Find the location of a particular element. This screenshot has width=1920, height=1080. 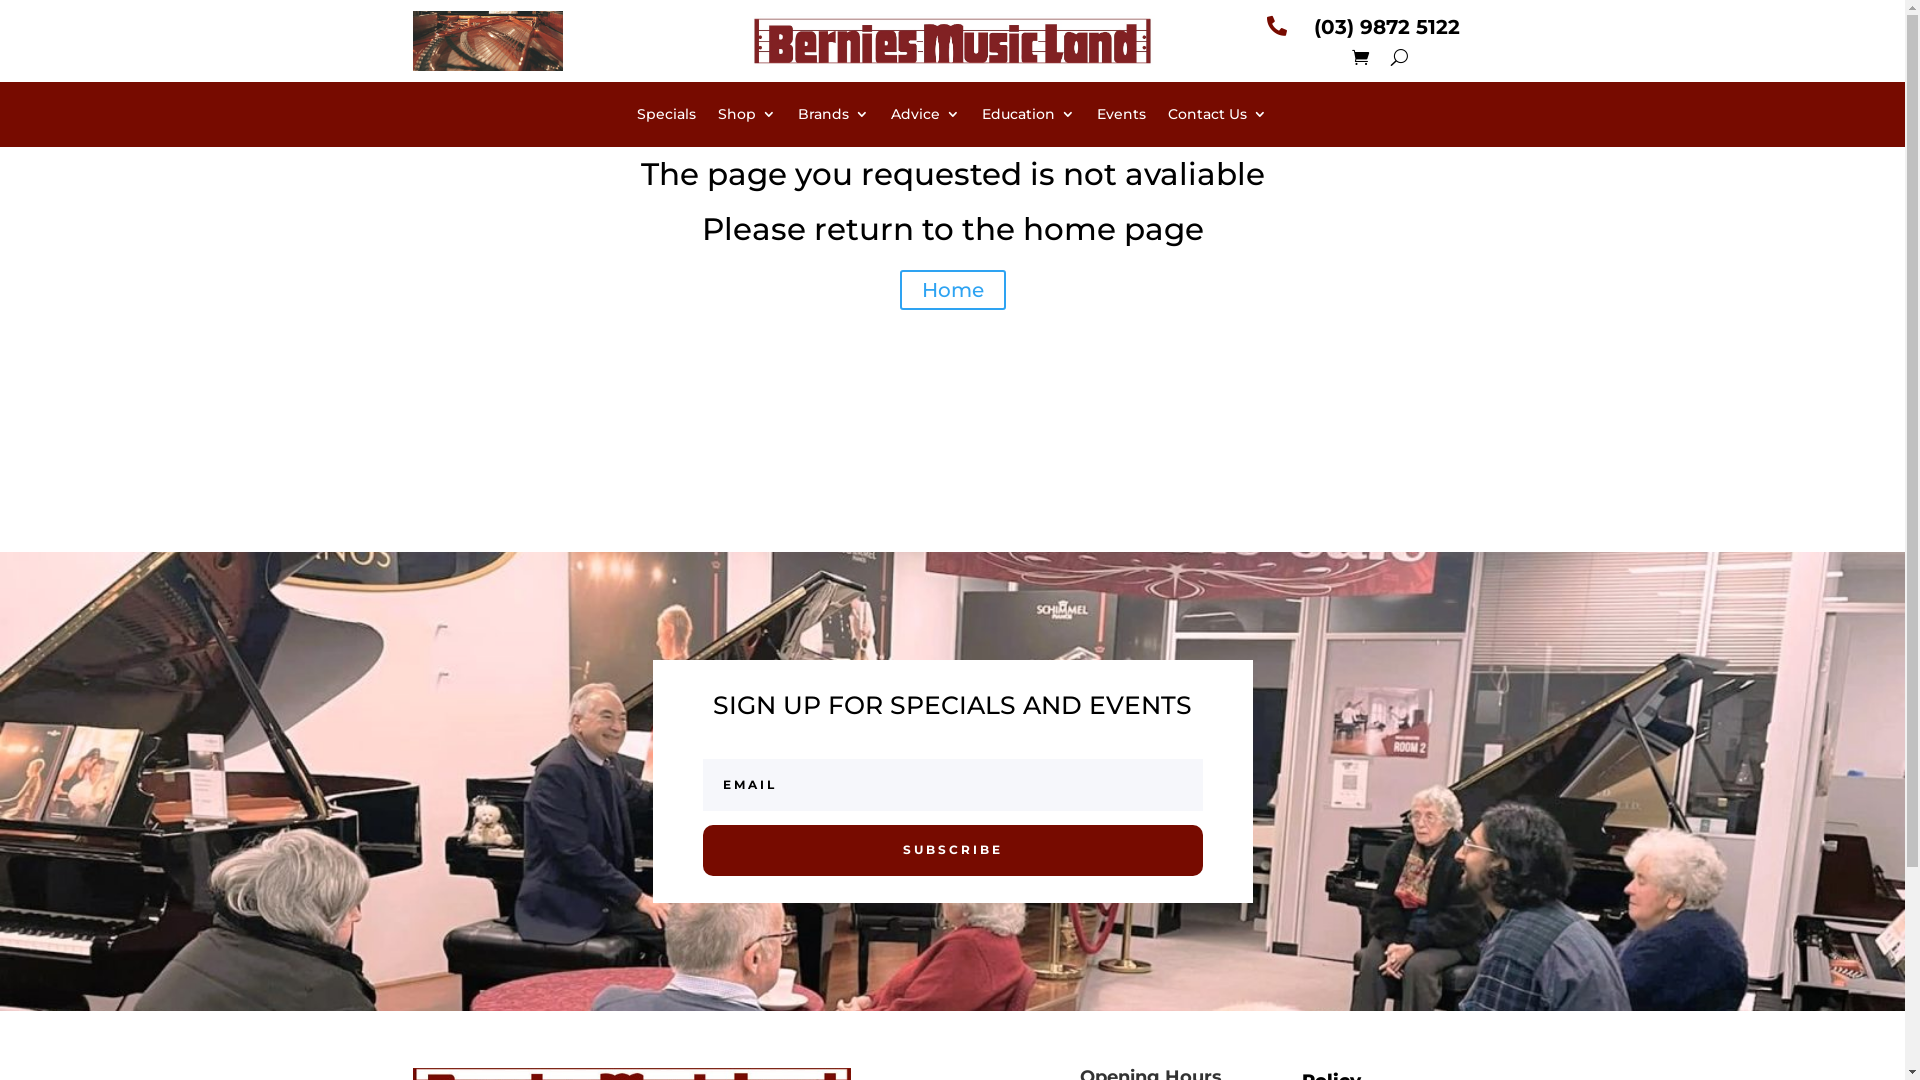

'Brands' is located at coordinates (833, 118).